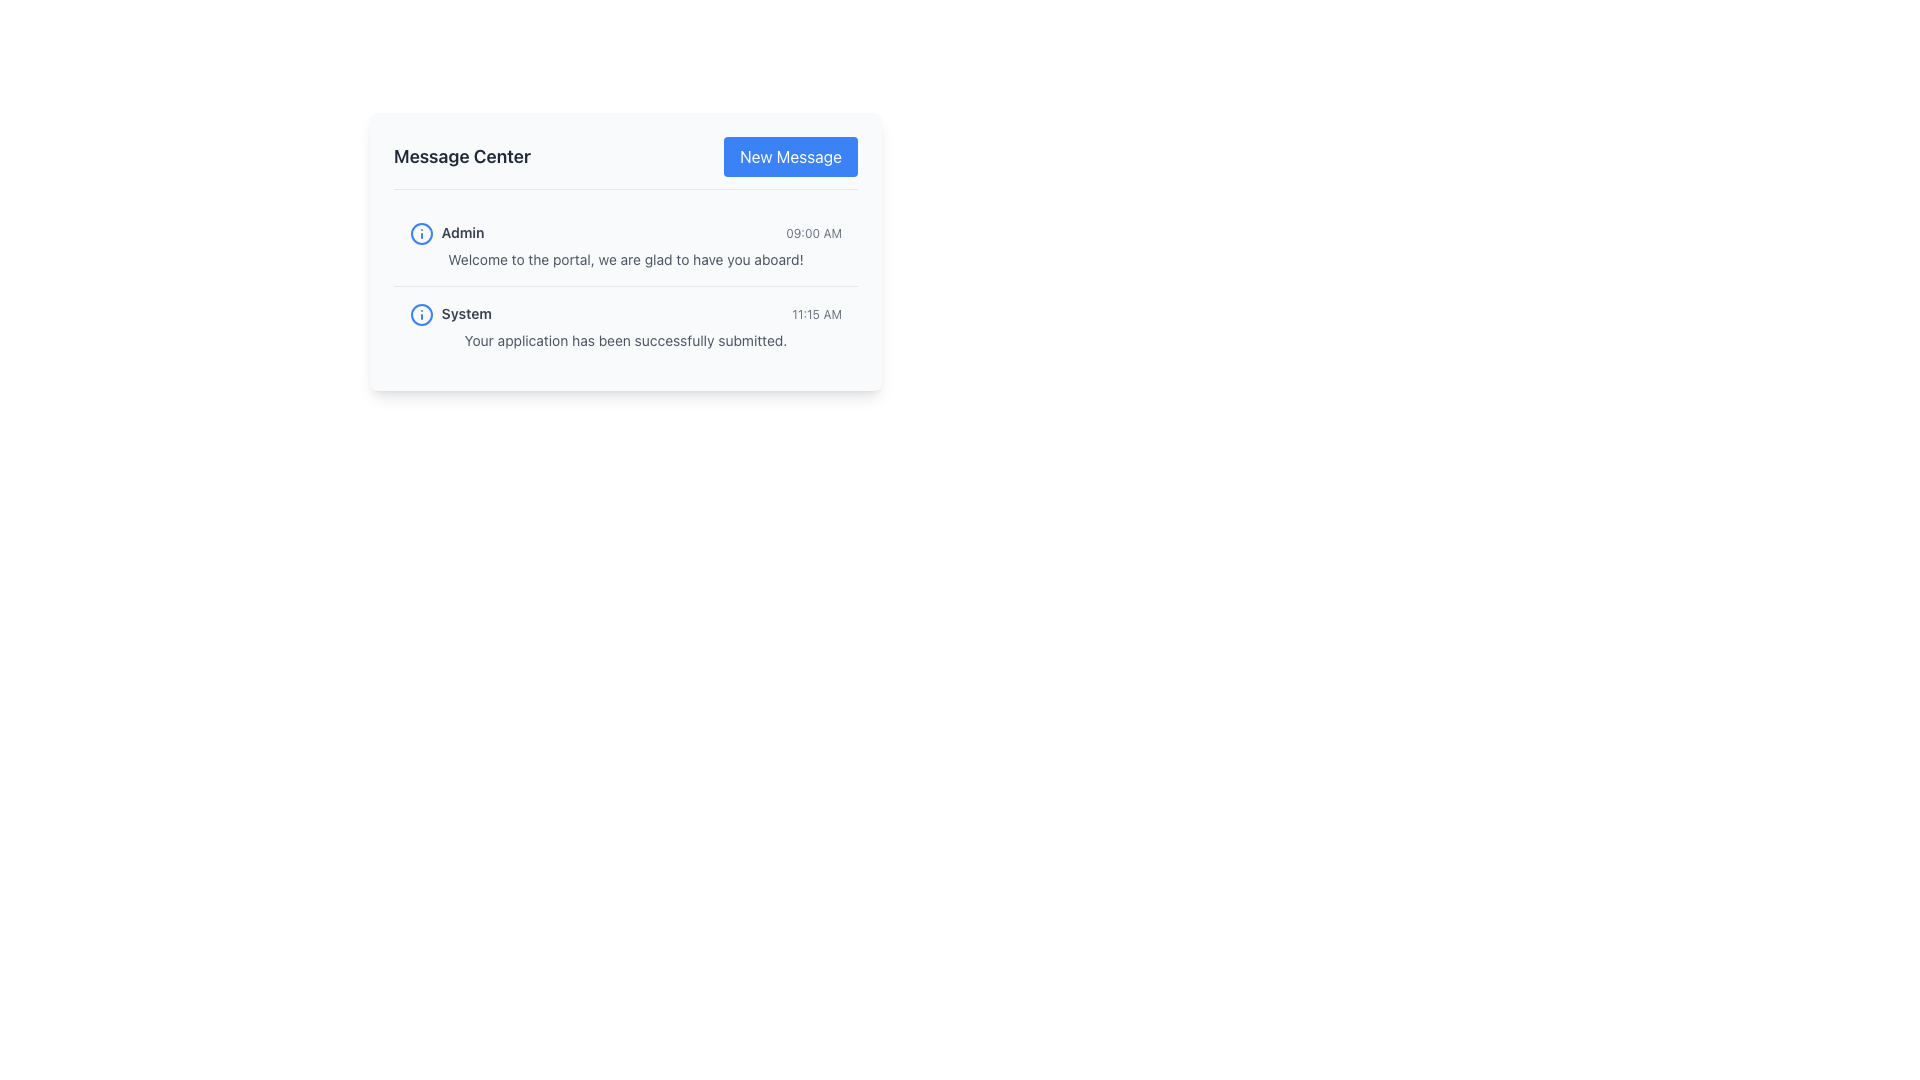 The height and width of the screenshot is (1080, 1920). What do you see at coordinates (421, 315) in the screenshot?
I see `the Information icon, which is an outlined circle with a smaller 'i' inside it, located to the immediate left of the text labeled 'System' in the second row of the list in the message center section` at bounding box center [421, 315].